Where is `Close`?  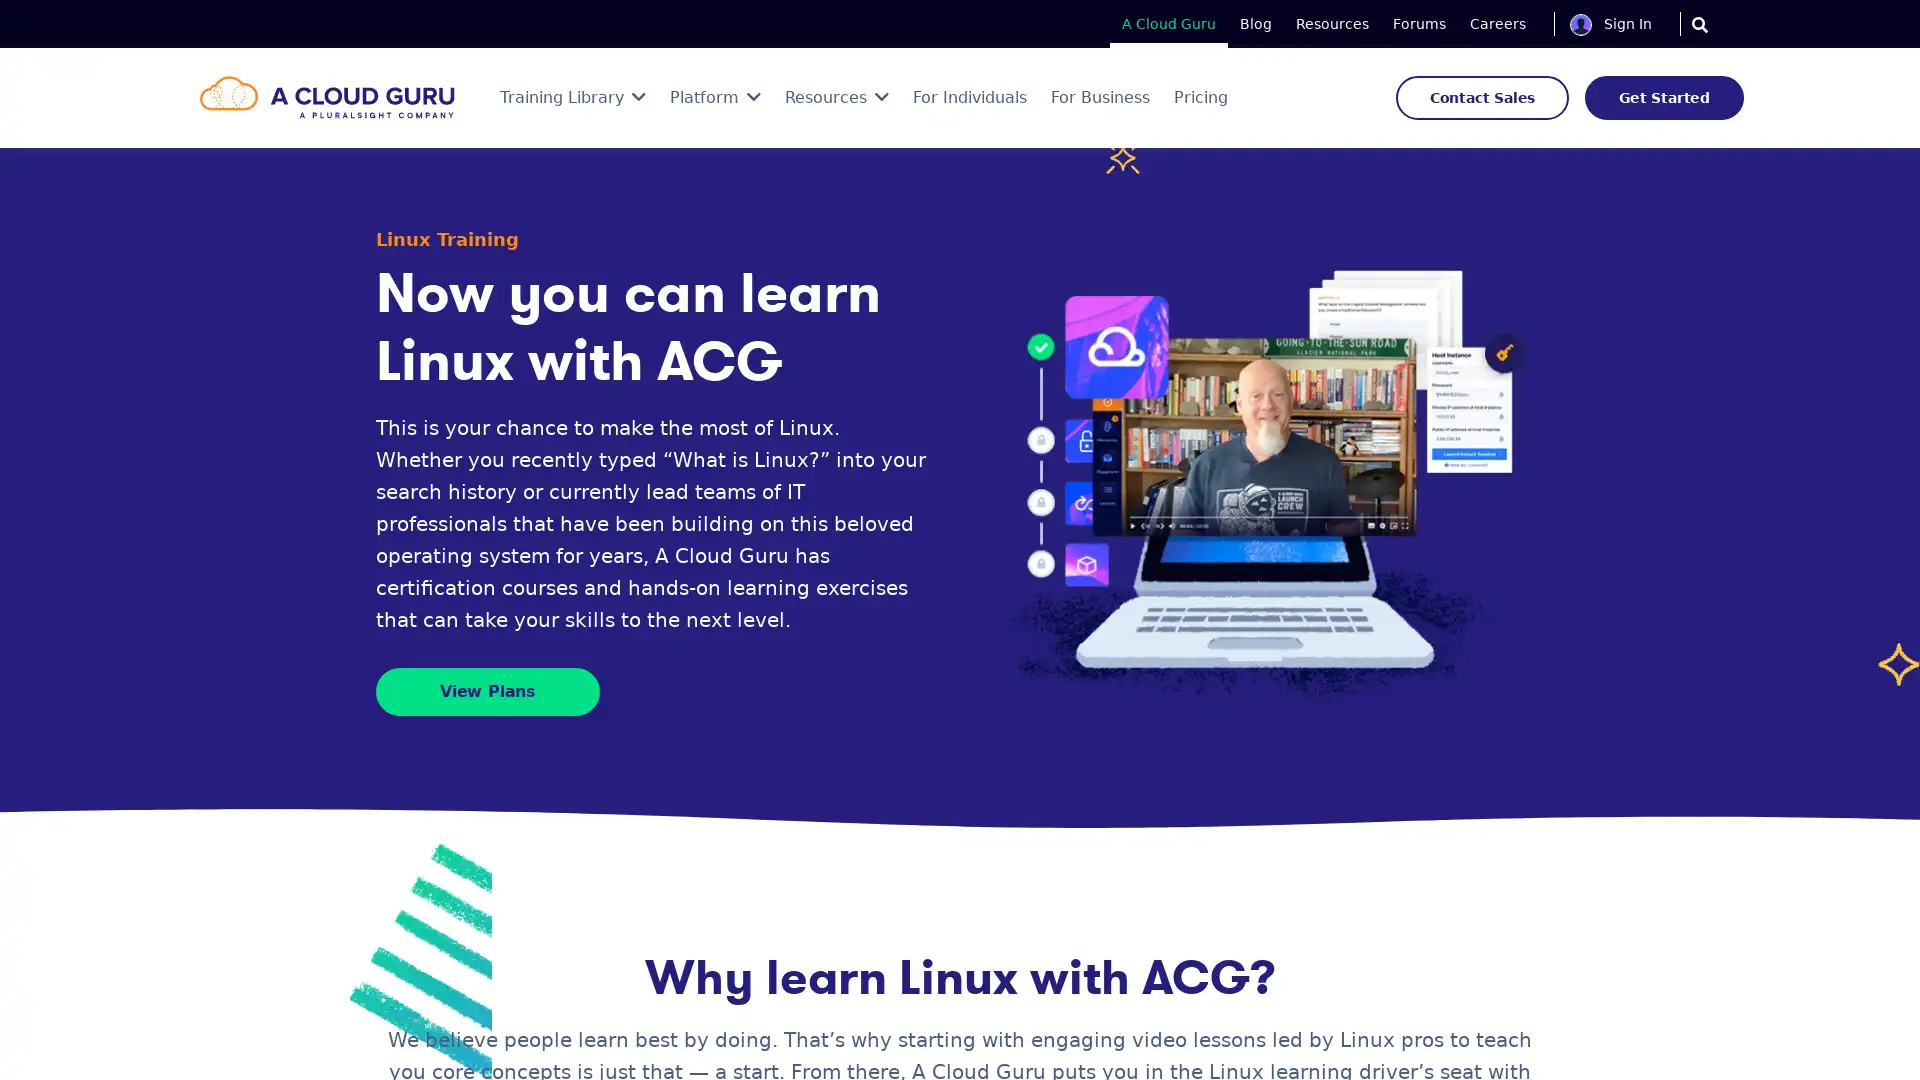
Close is located at coordinates (1896, 1014).